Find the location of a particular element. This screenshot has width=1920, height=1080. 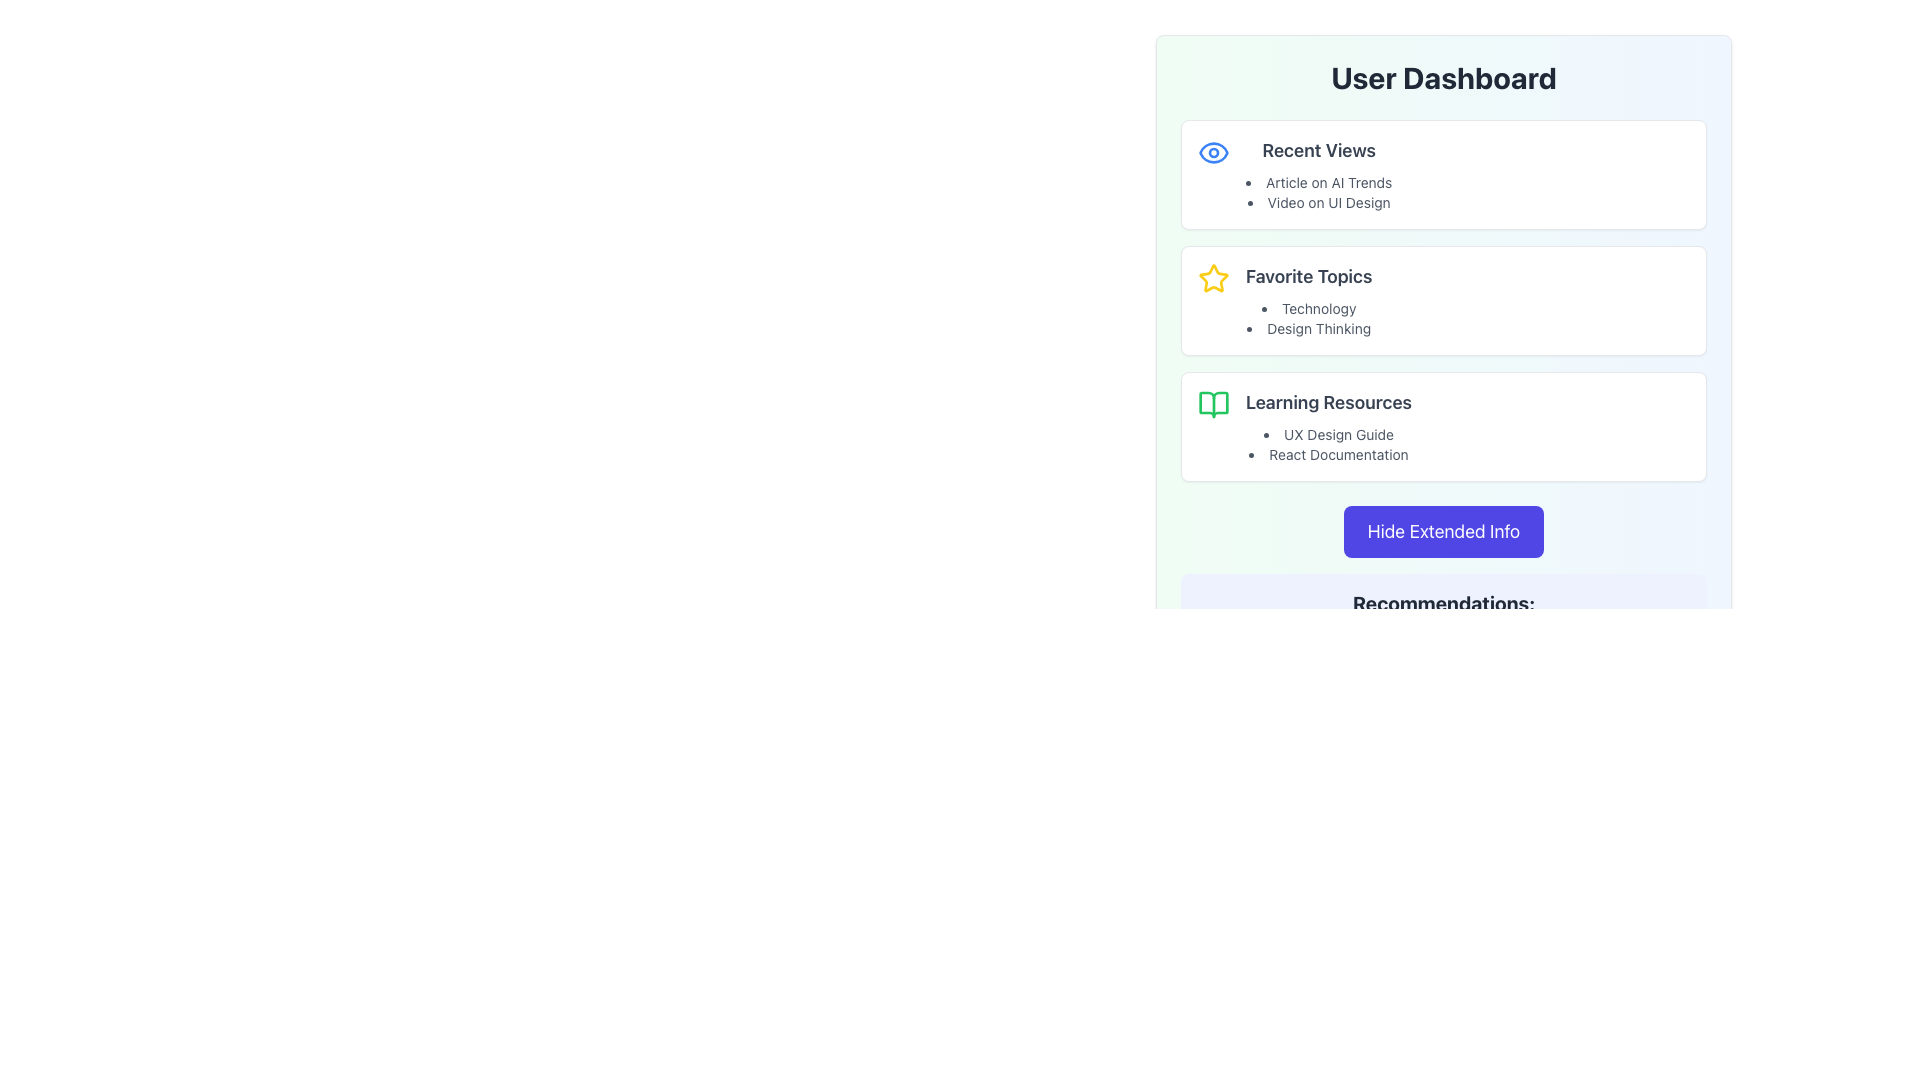

the right side shape of the 'open book' icon in the 'Learning Resources' section, located in the right panel under 'Favorite Topics' is located at coordinates (1213, 405).